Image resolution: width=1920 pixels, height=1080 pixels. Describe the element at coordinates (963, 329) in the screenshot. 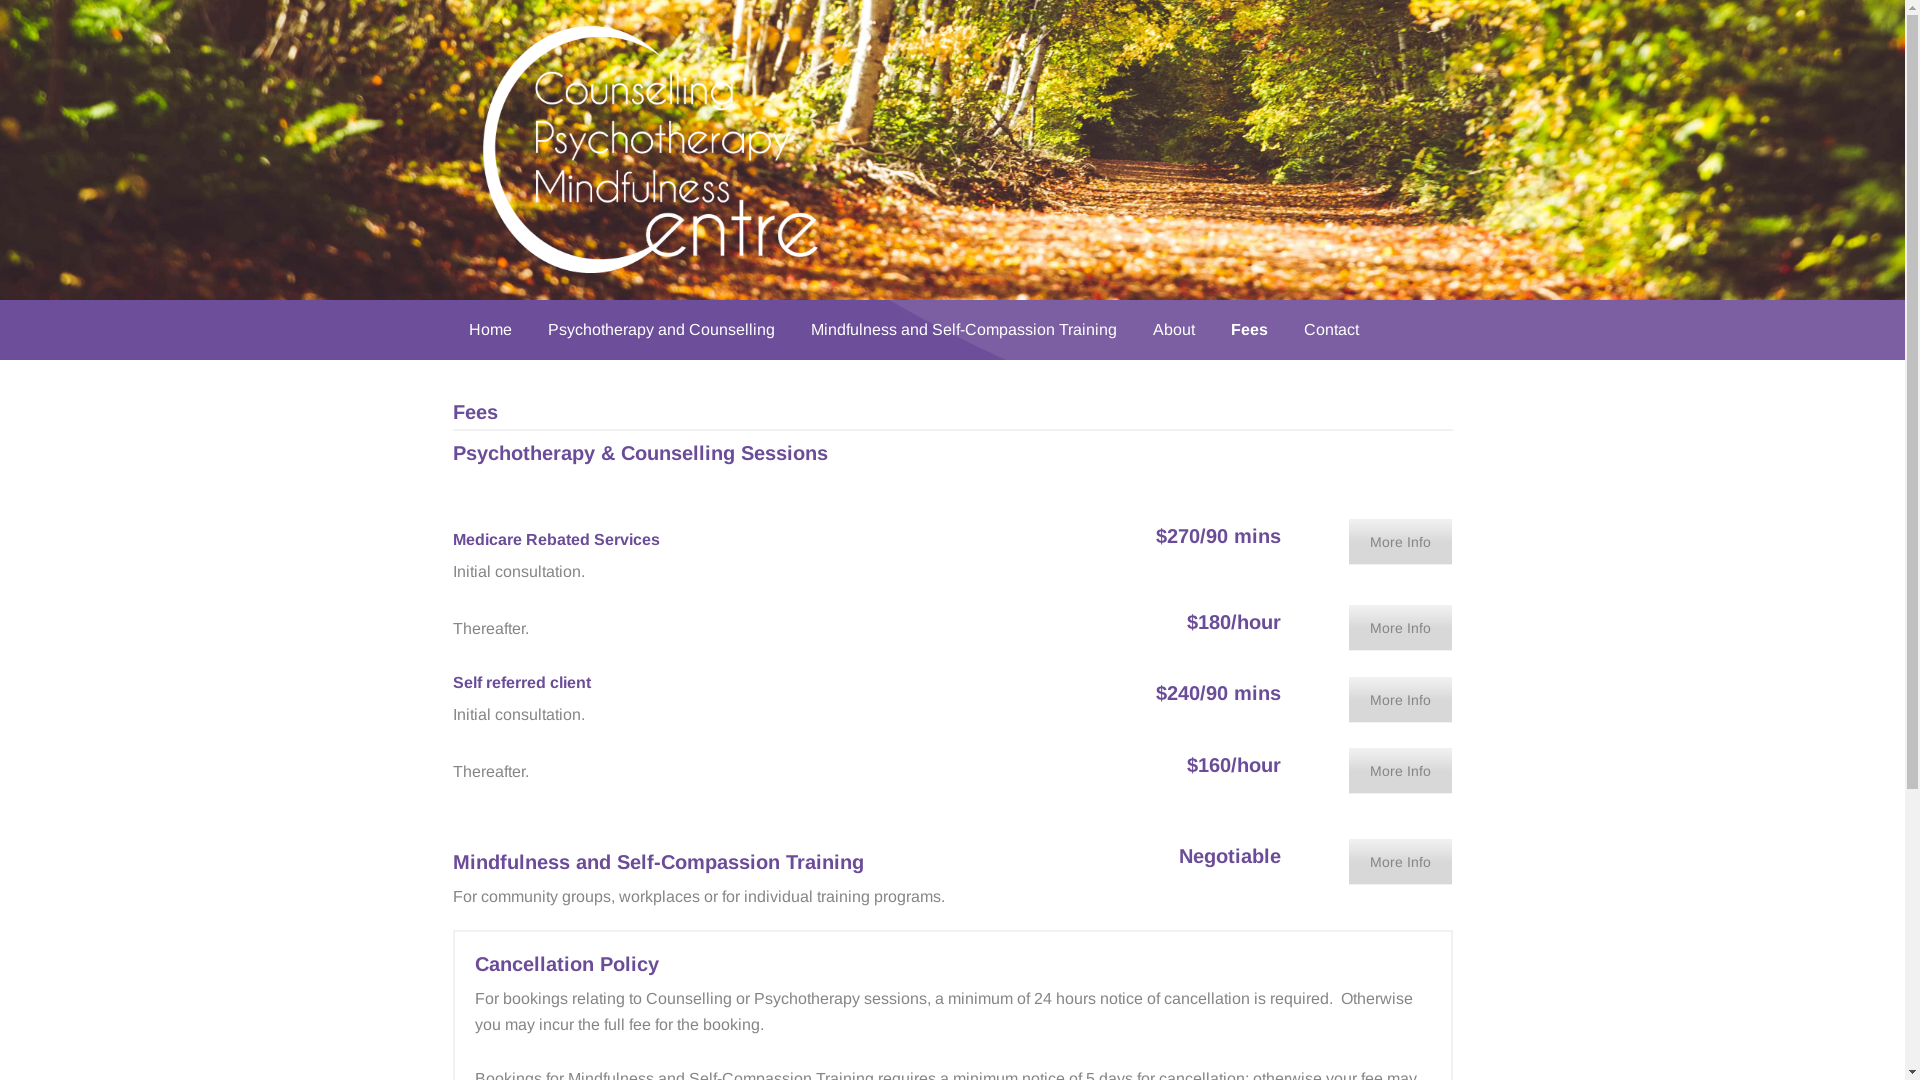

I see `'Mindfulness and Self-Compassion Training'` at that location.